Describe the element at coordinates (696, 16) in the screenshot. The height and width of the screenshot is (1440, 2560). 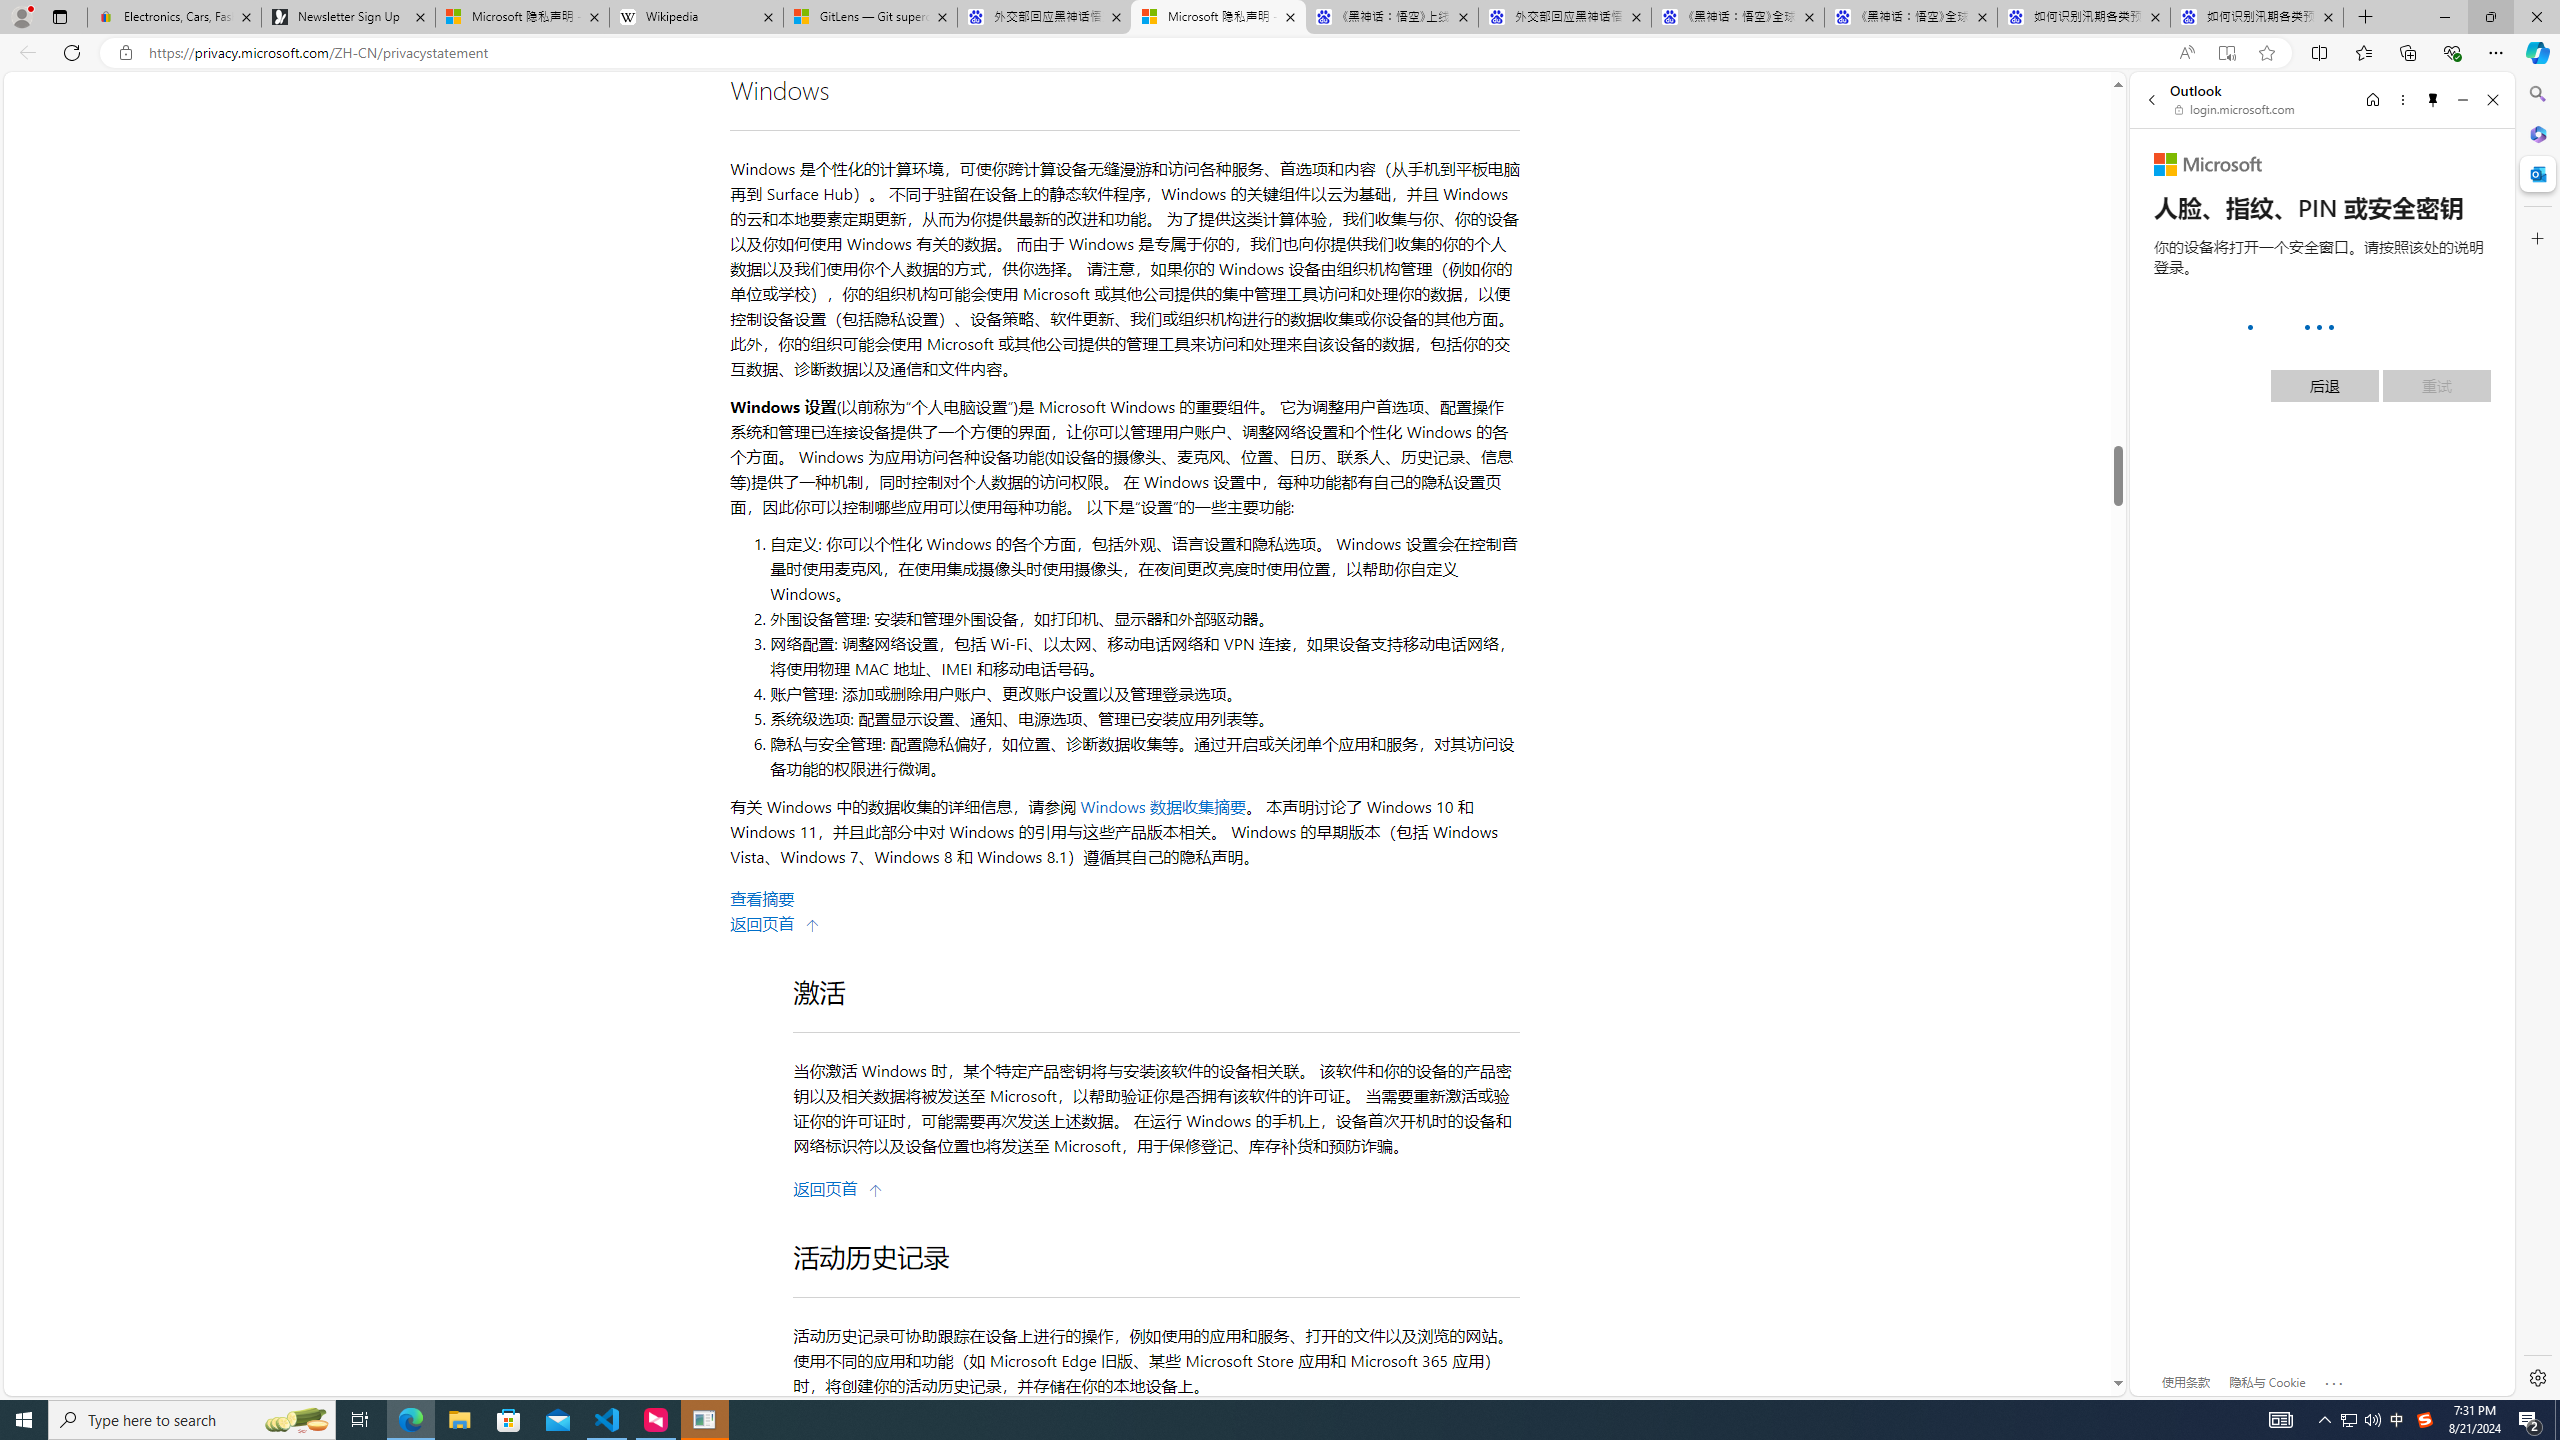
I see `'Wikipedia'` at that location.